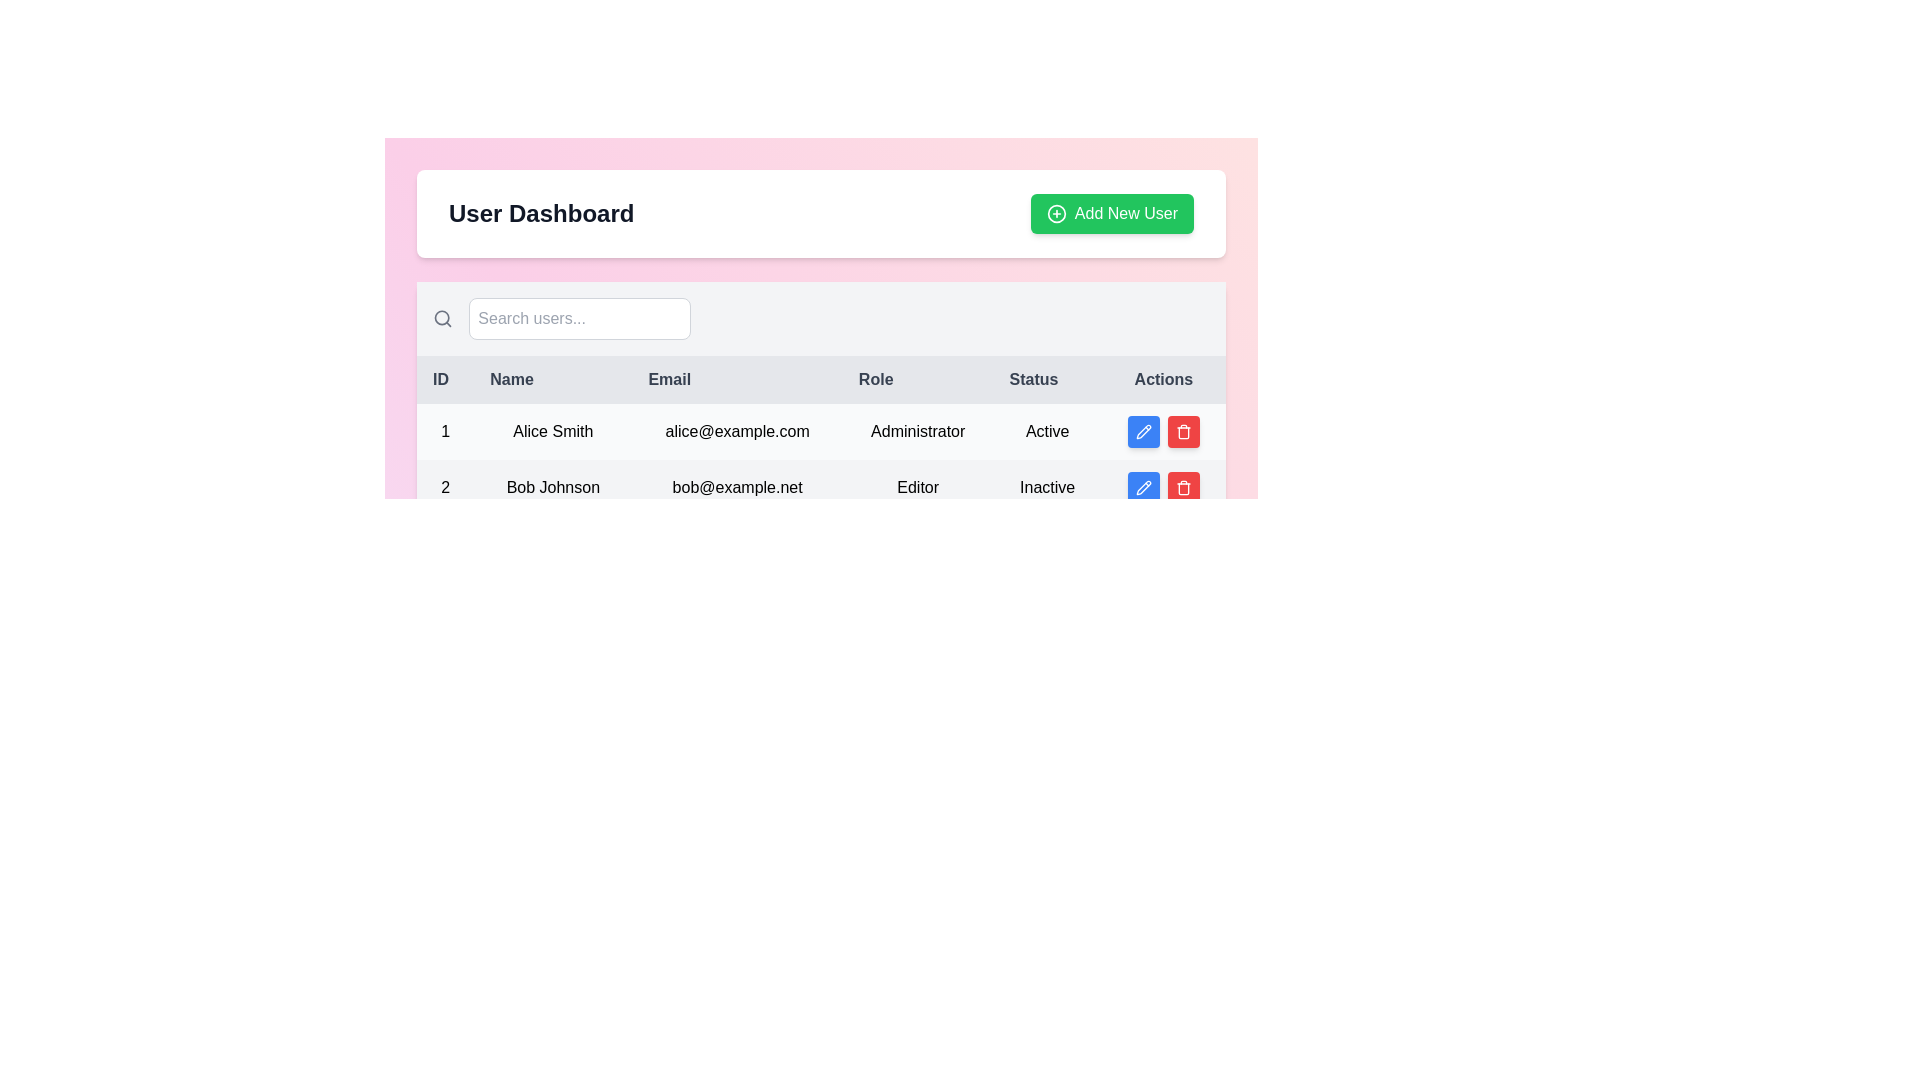  Describe the element at coordinates (917, 431) in the screenshot. I see `the text label displaying the role 'Administrator' for user 'Alice Smith' in the first row of the table under the 'Role' column` at that location.